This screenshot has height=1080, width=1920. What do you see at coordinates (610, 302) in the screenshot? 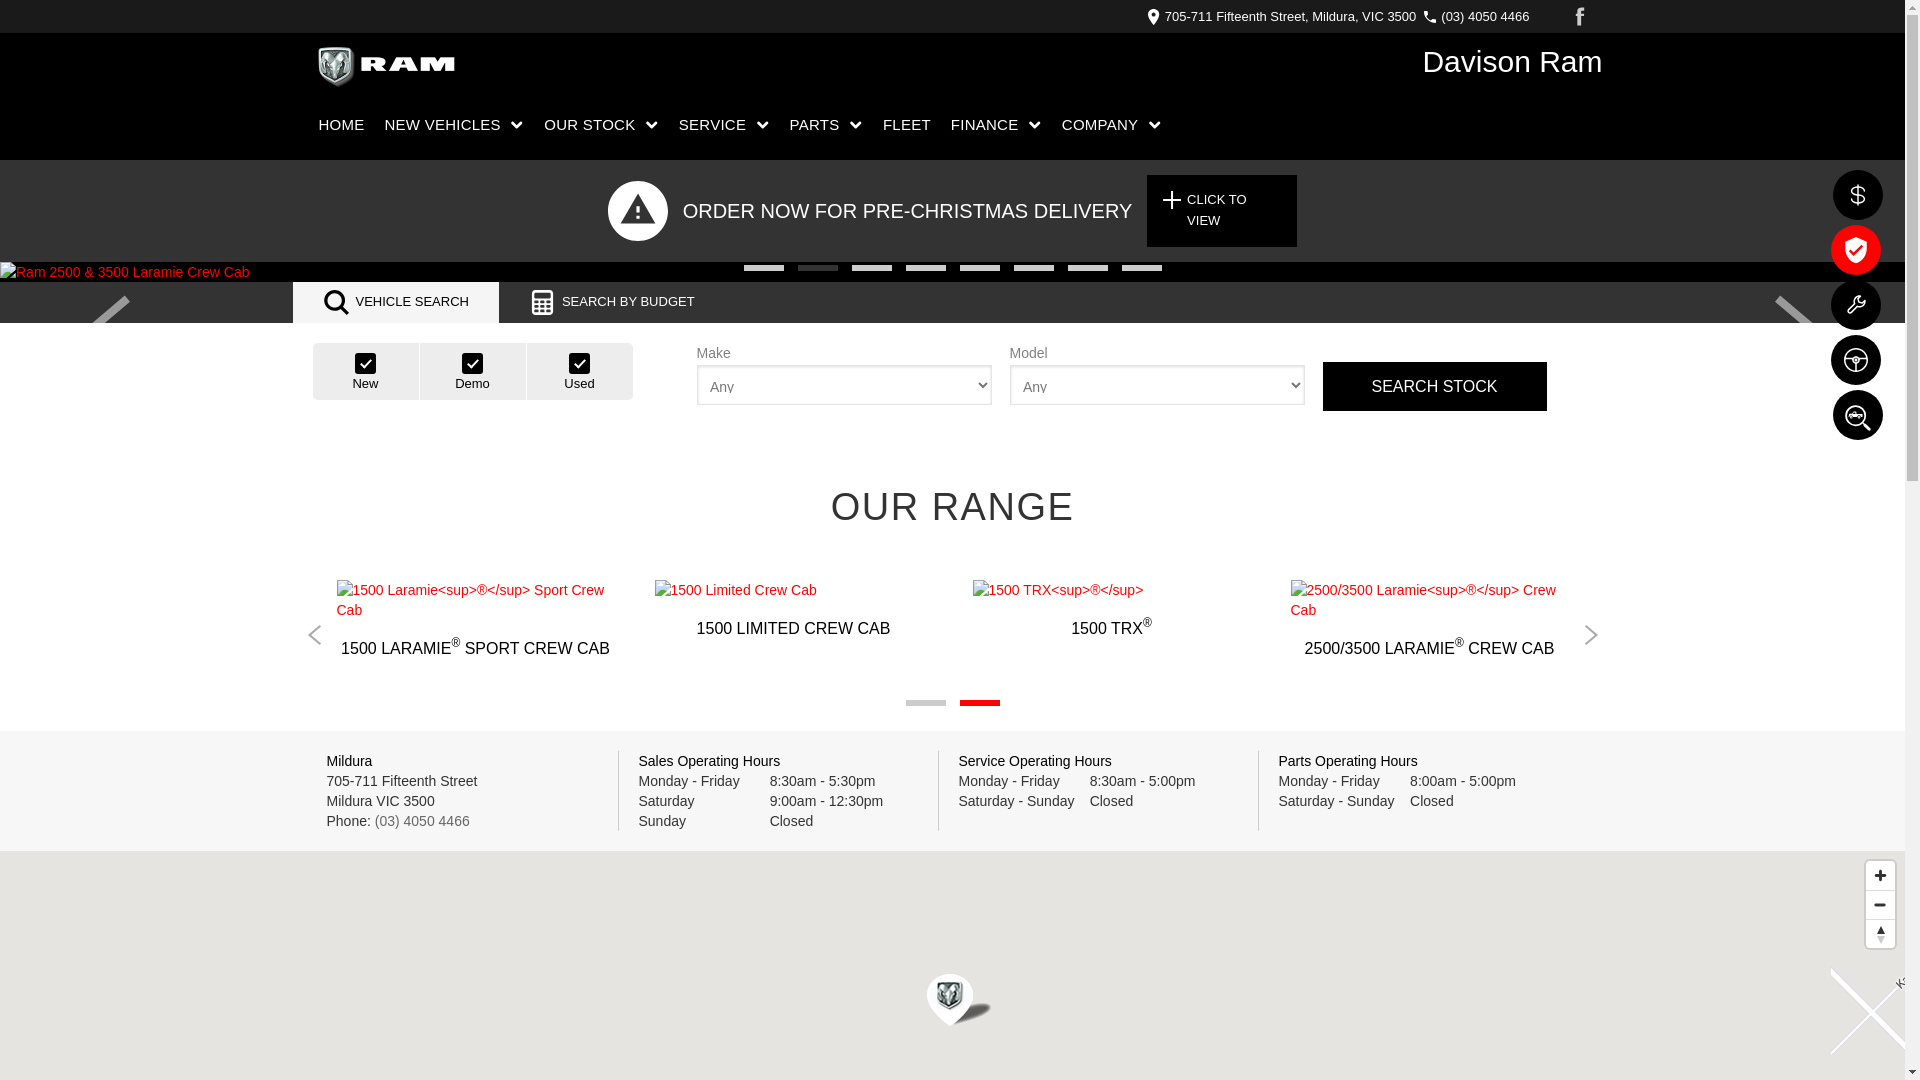
I see `'SEARCH BY BUDGET'` at bounding box center [610, 302].